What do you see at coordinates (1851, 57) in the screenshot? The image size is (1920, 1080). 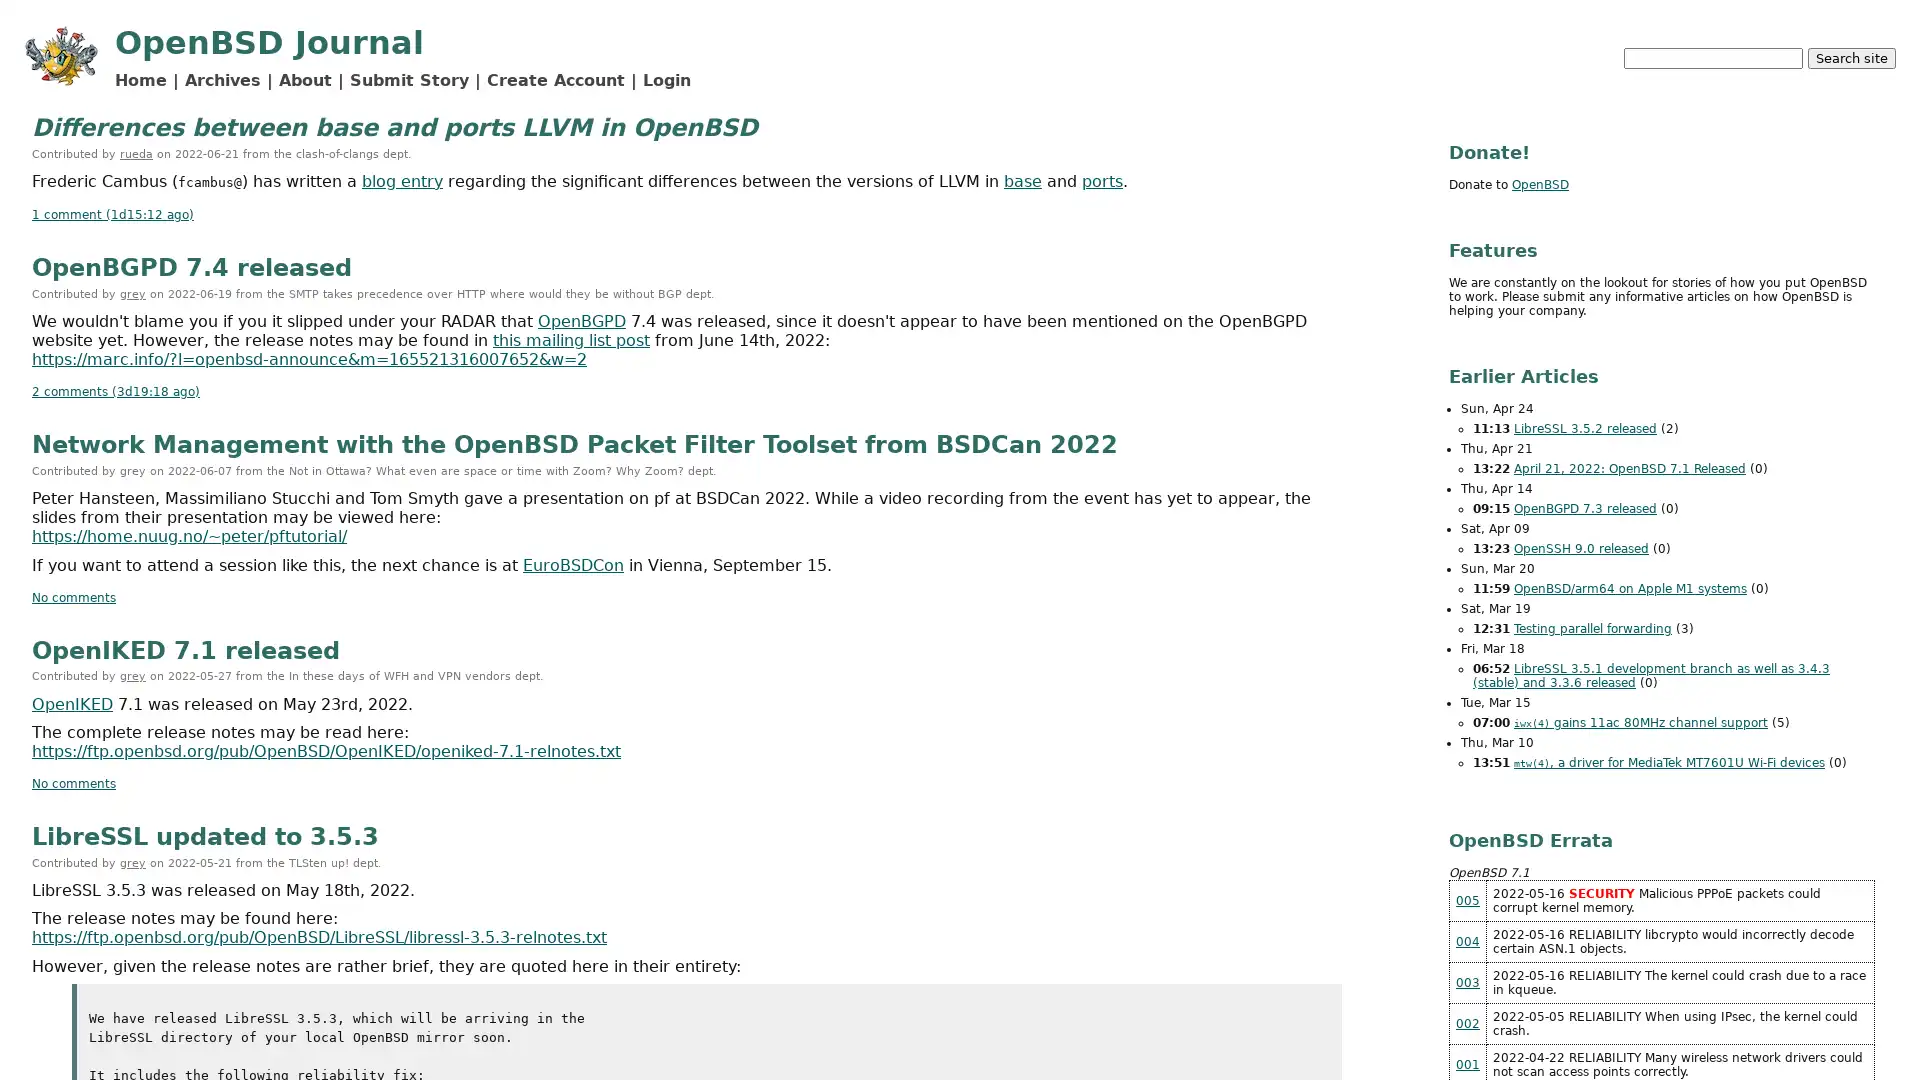 I see `Search site` at bounding box center [1851, 57].